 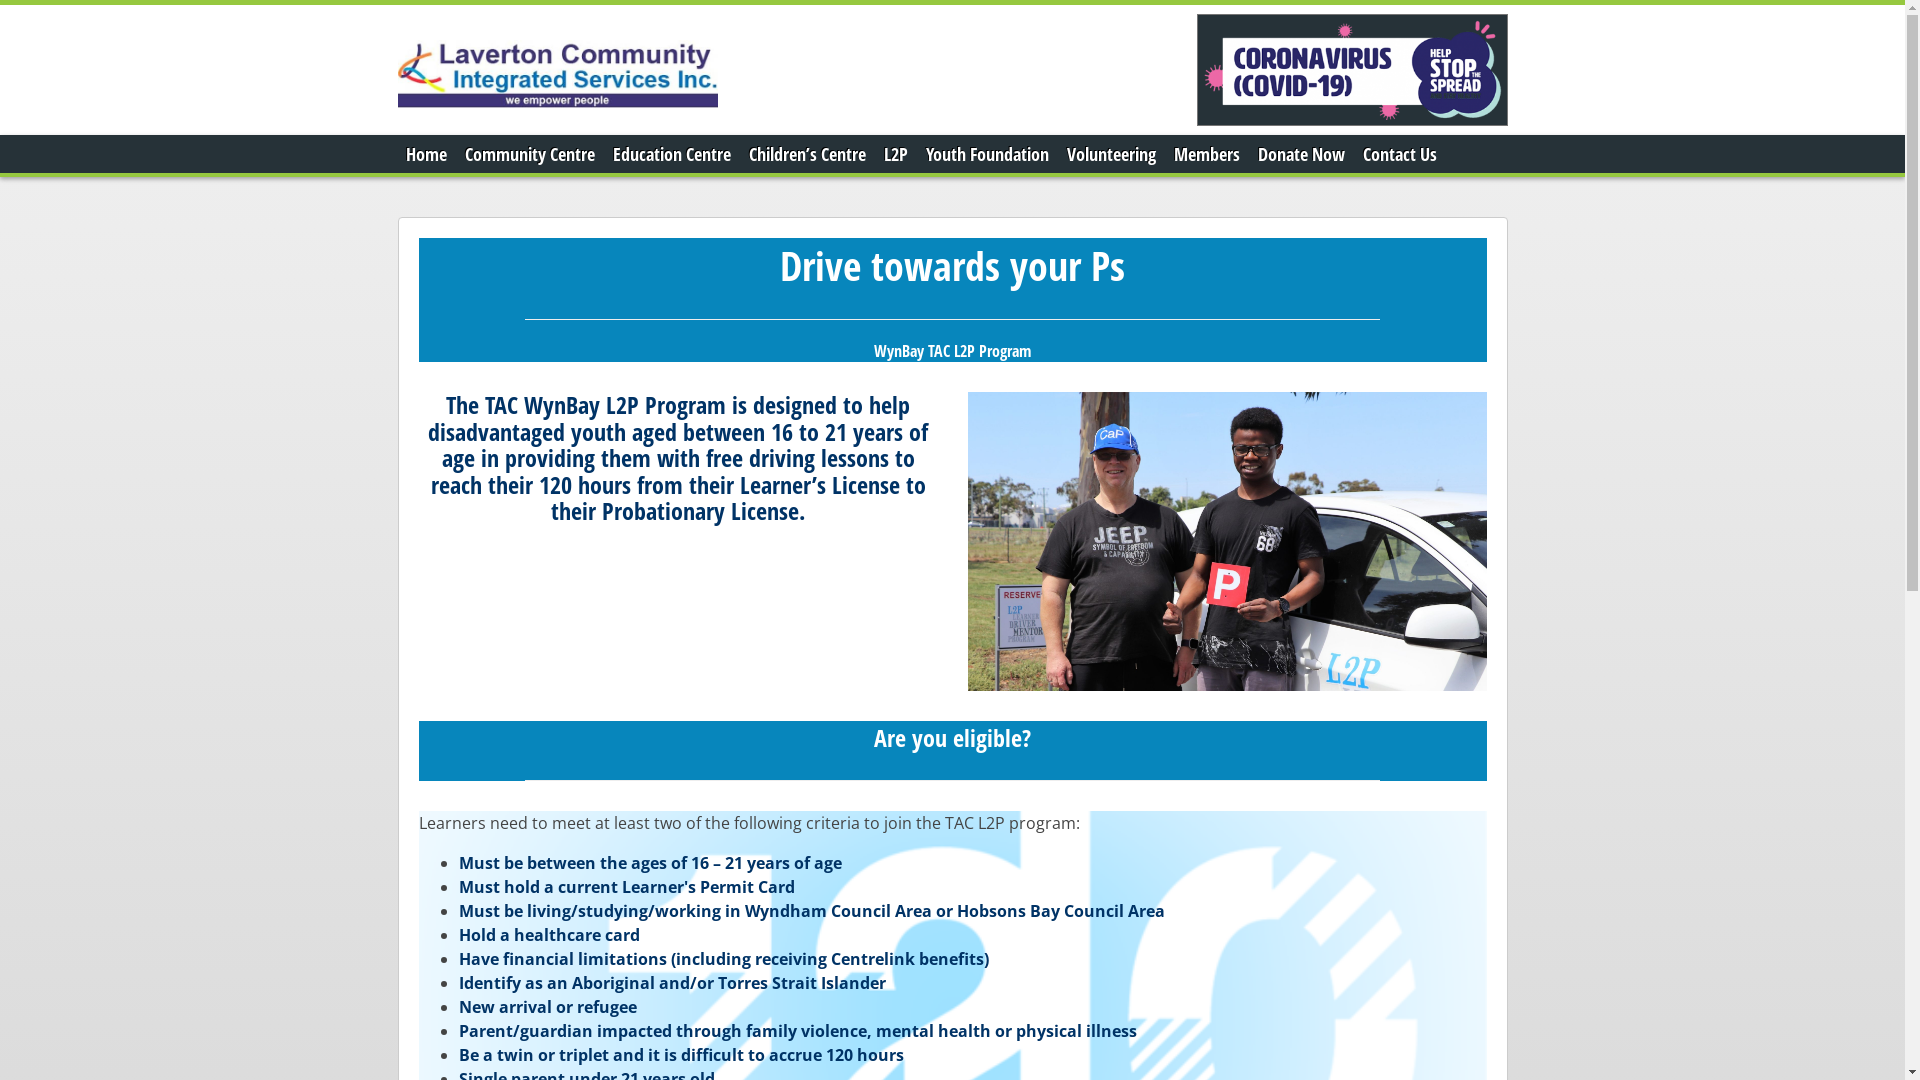 What do you see at coordinates (1397, 153) in the screenshot?
I see `'Contact Us'` at bounding box center [1397, 153].